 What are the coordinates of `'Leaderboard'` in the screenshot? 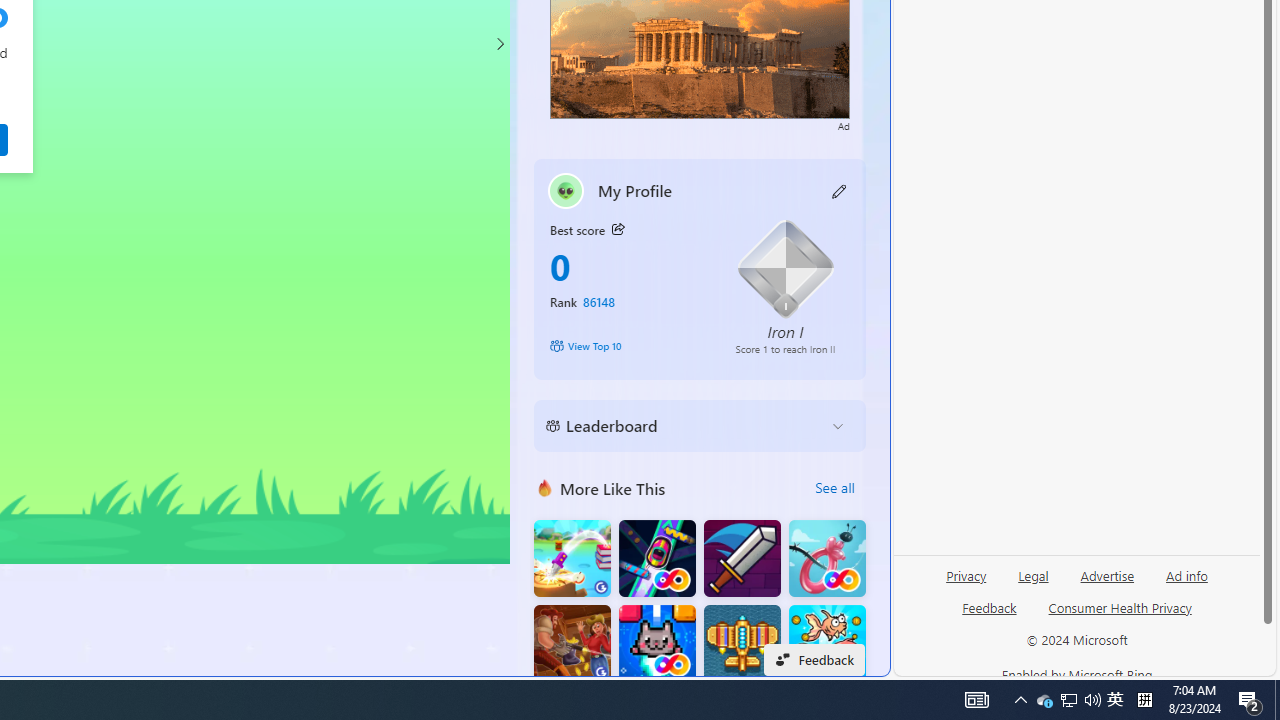 It's located at (684, 424).